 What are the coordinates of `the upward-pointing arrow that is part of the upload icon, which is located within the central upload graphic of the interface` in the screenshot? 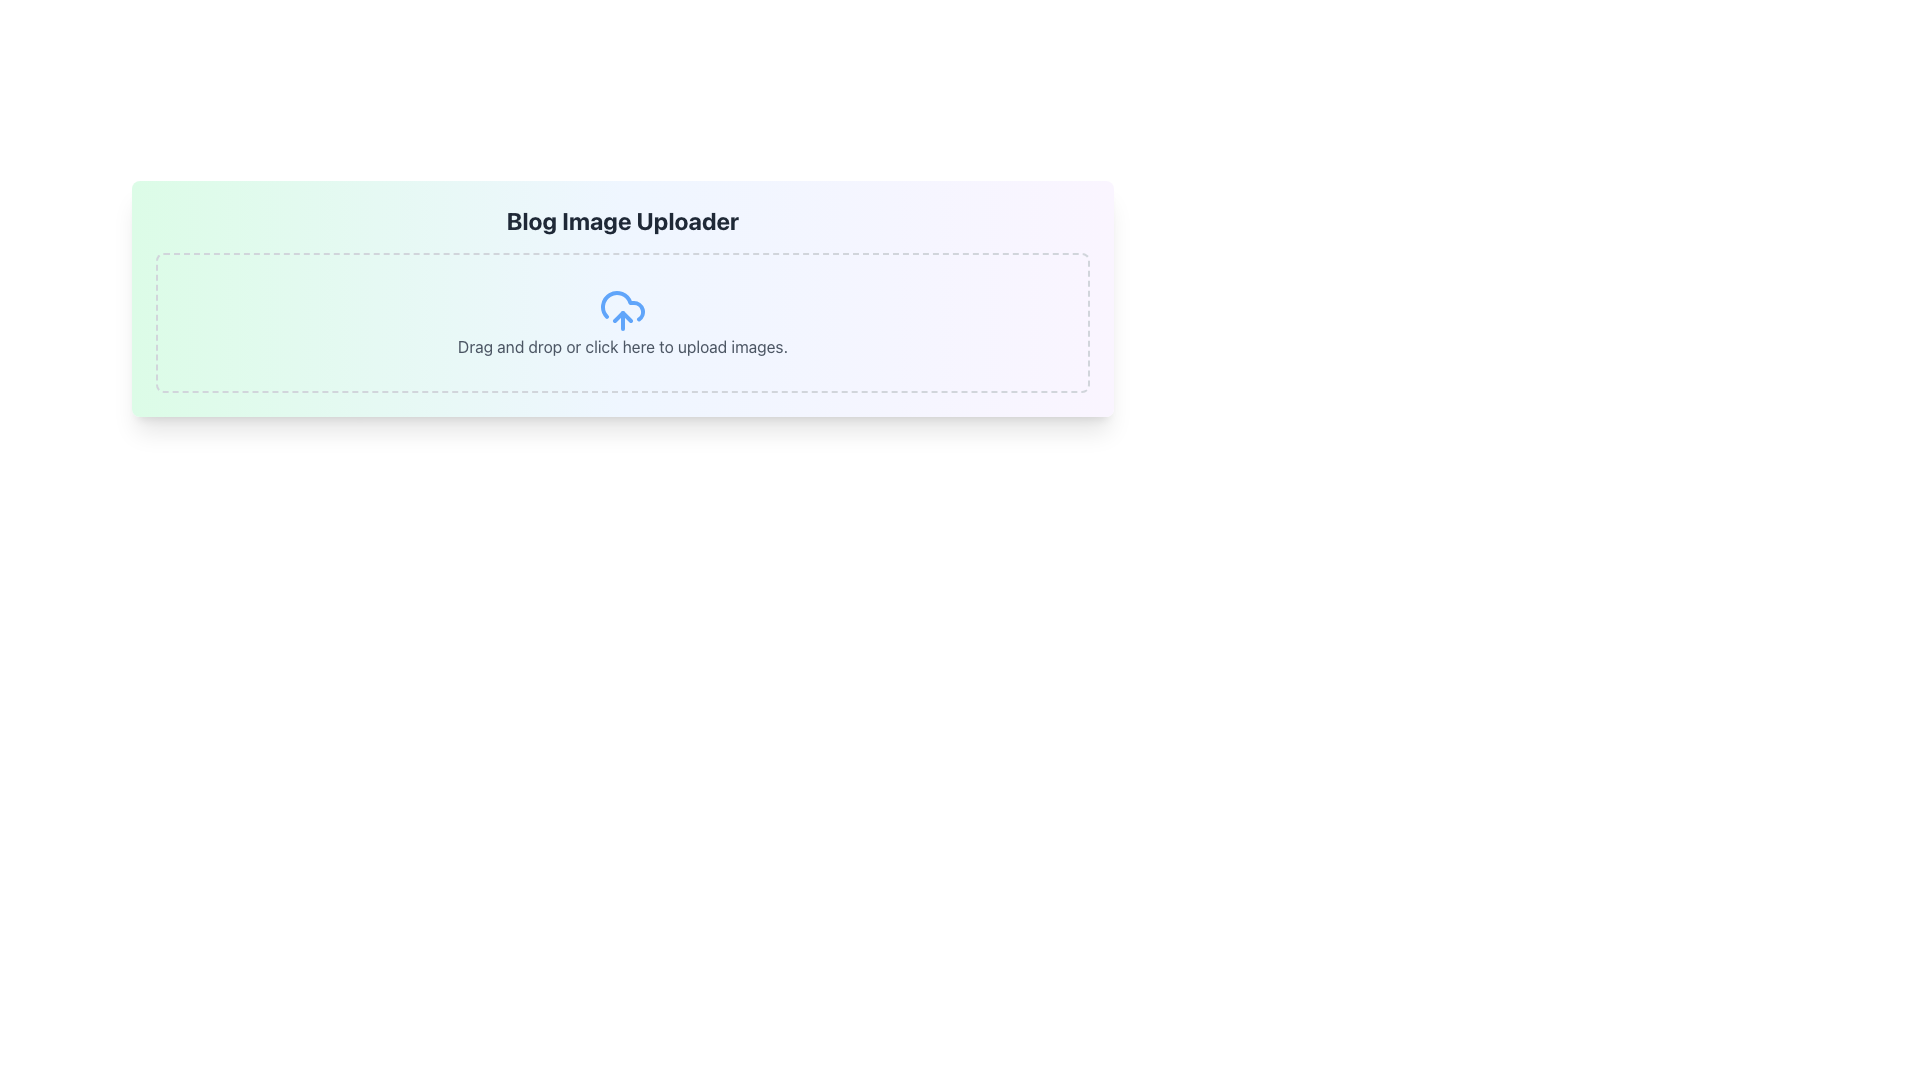 It's located at (622, 315).